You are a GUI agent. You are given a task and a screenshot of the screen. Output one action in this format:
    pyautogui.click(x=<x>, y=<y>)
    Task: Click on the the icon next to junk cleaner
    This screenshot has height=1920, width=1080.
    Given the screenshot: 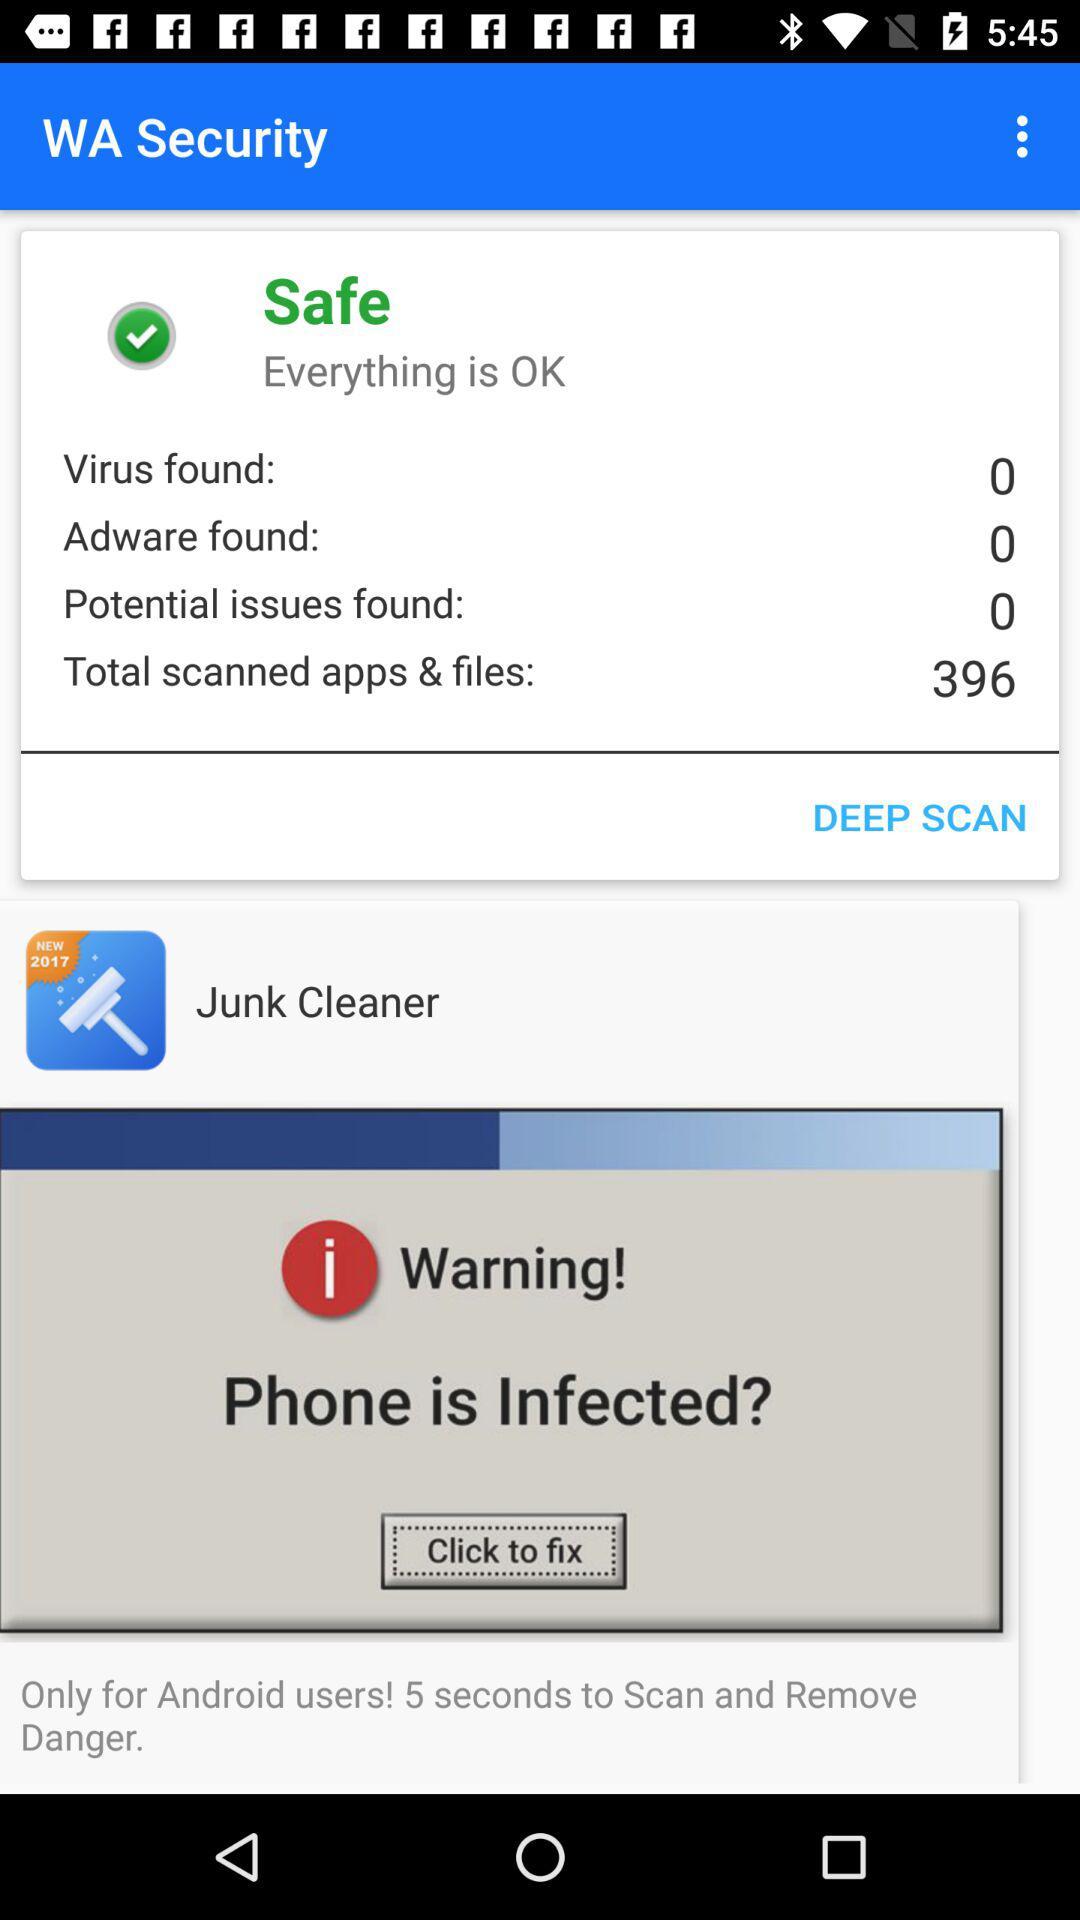 What is the action you would take?
    pyautogui.click(x=135, y=1000)
    